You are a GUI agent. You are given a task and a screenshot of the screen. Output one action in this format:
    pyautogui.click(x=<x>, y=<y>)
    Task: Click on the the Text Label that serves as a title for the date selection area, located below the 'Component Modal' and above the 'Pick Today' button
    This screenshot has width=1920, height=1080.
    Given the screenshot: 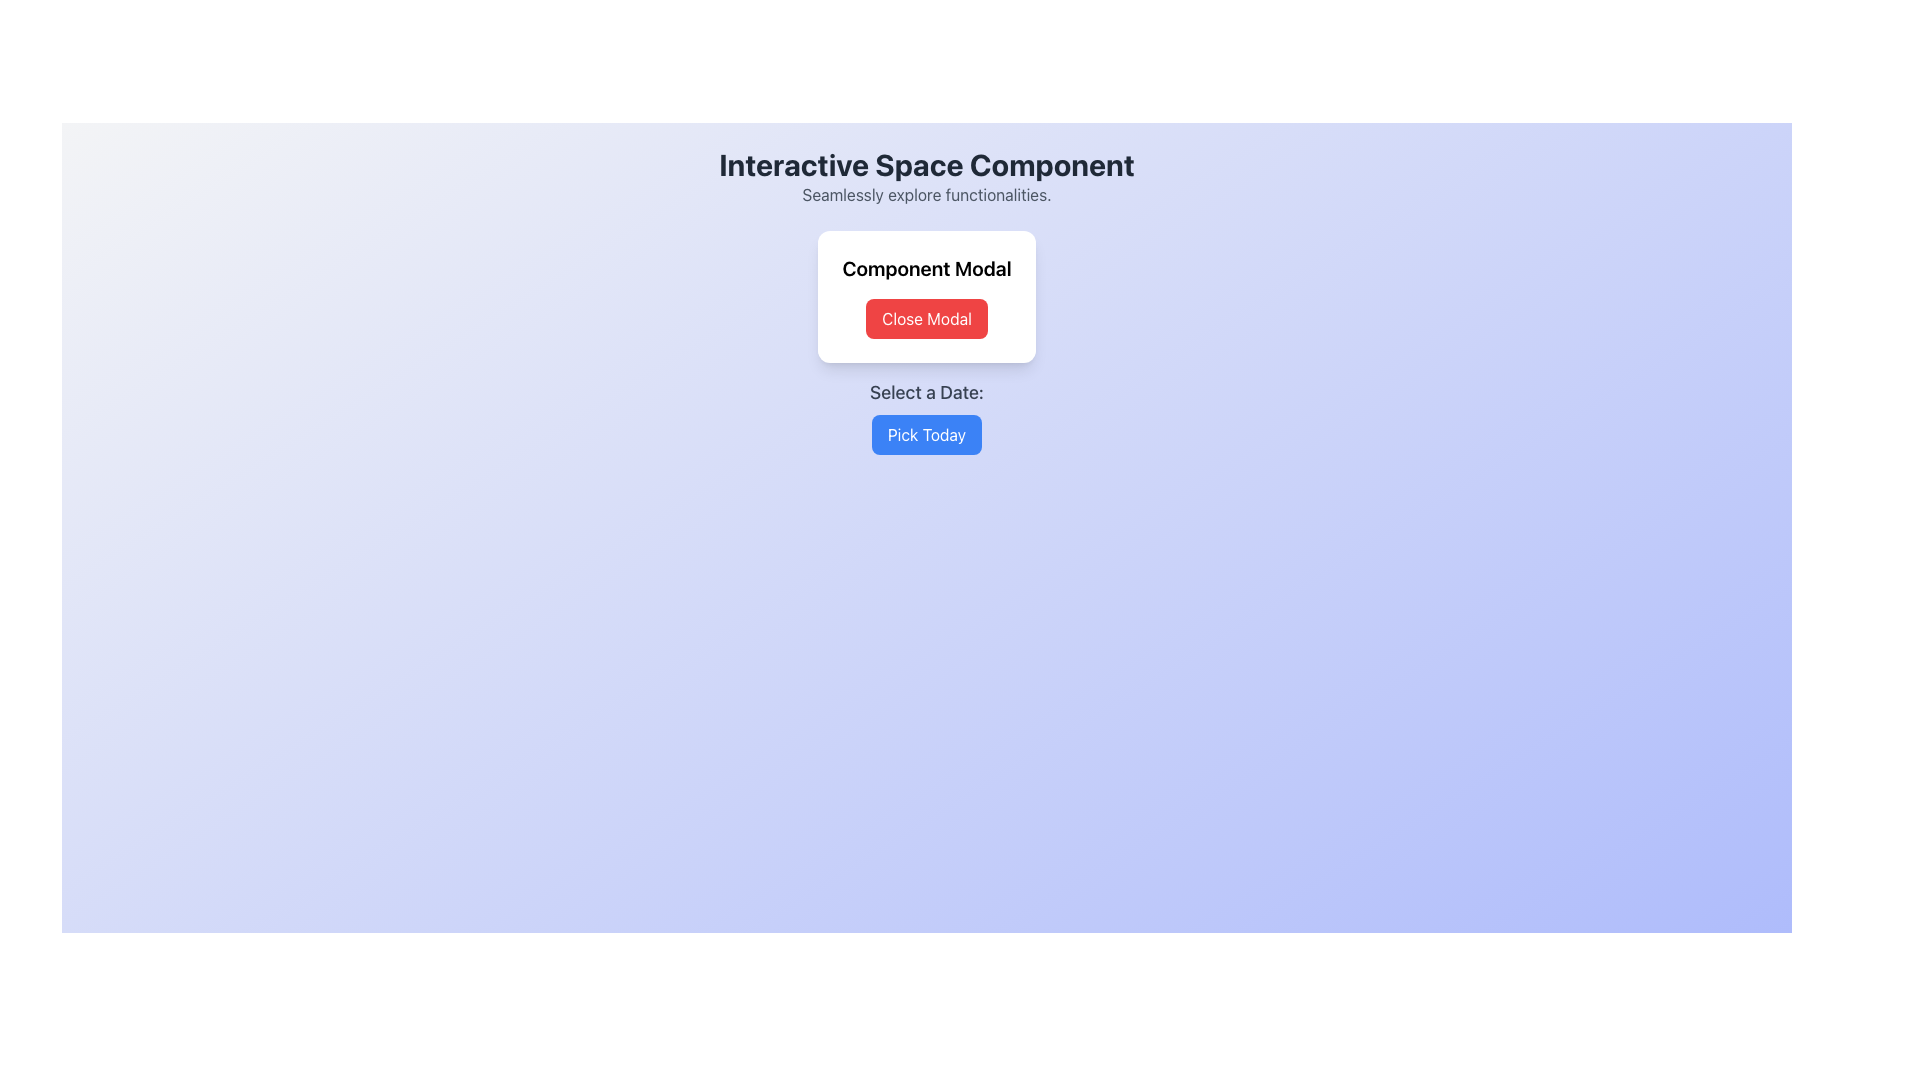 What is the action you would take?
    pyautogui.click(x=925, y=393)
    